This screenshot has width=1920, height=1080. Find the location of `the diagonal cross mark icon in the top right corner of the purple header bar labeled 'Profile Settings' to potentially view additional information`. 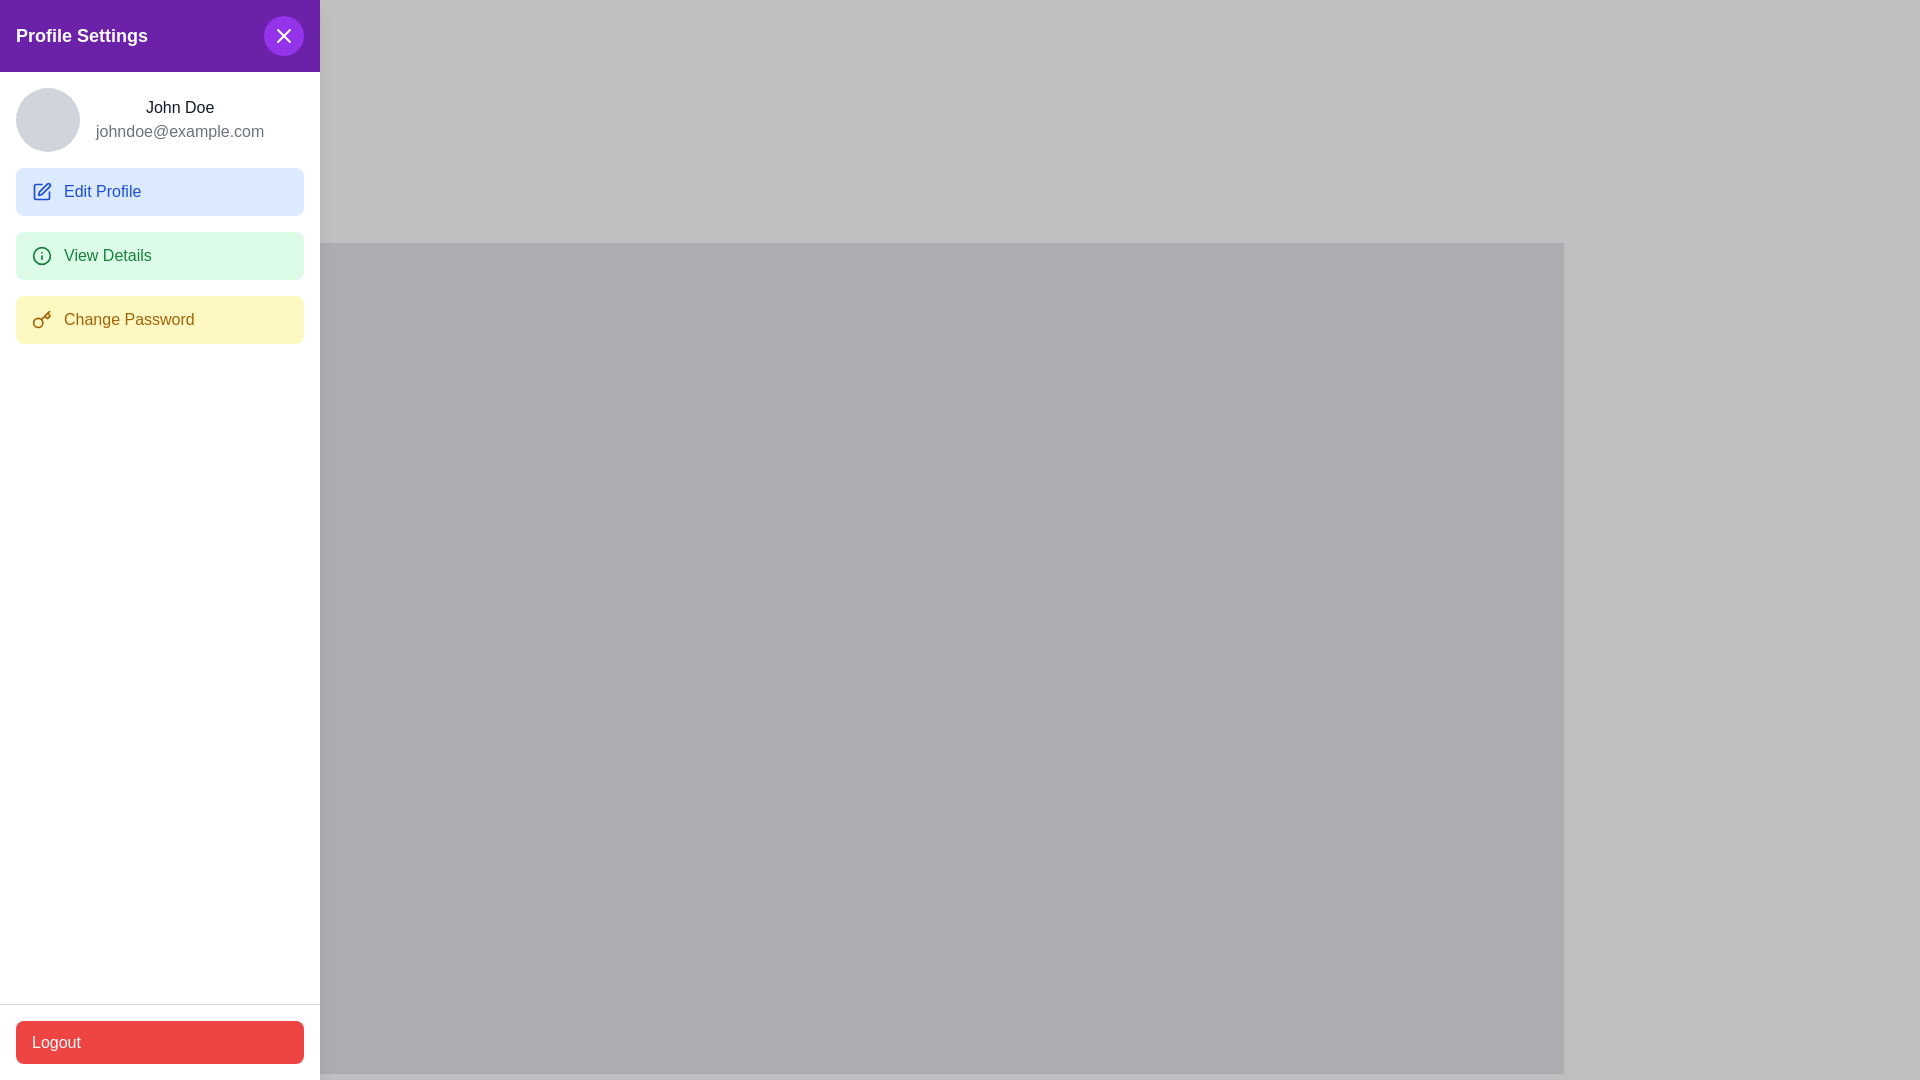

the diagonal cross mark icon in the top right corner of the purple header bar labeled 'Profile Settings' to potentially view additional information is located at coordinates (282, 35).